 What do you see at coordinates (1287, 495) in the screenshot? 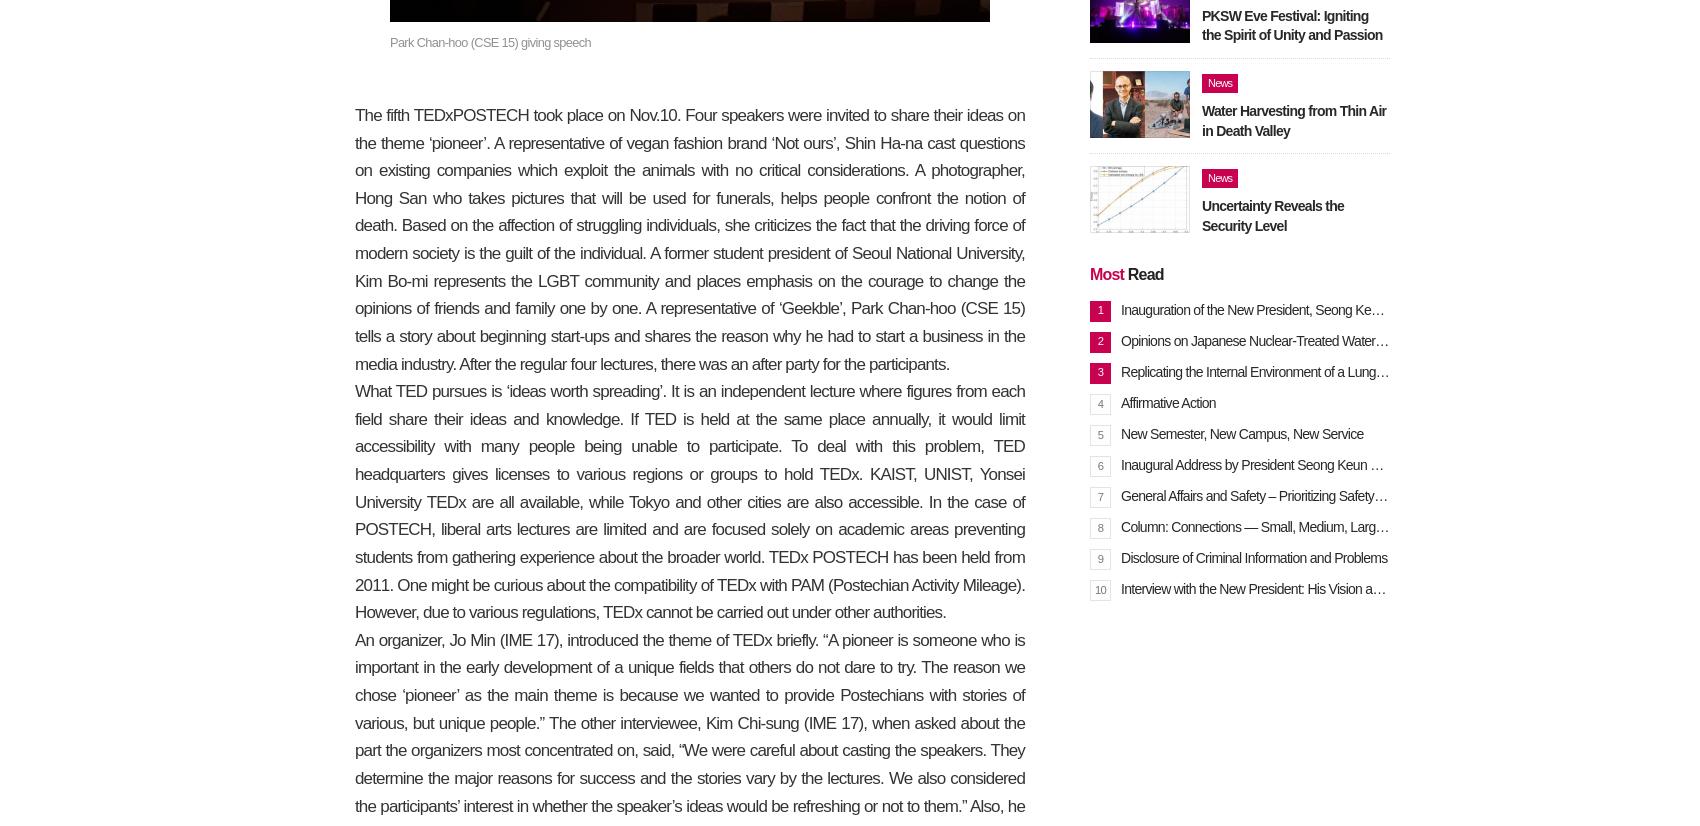
I see `'General Affairs and Safety – Prioritizing Safety at POSTECH'` at bounding box center [1287, 495].